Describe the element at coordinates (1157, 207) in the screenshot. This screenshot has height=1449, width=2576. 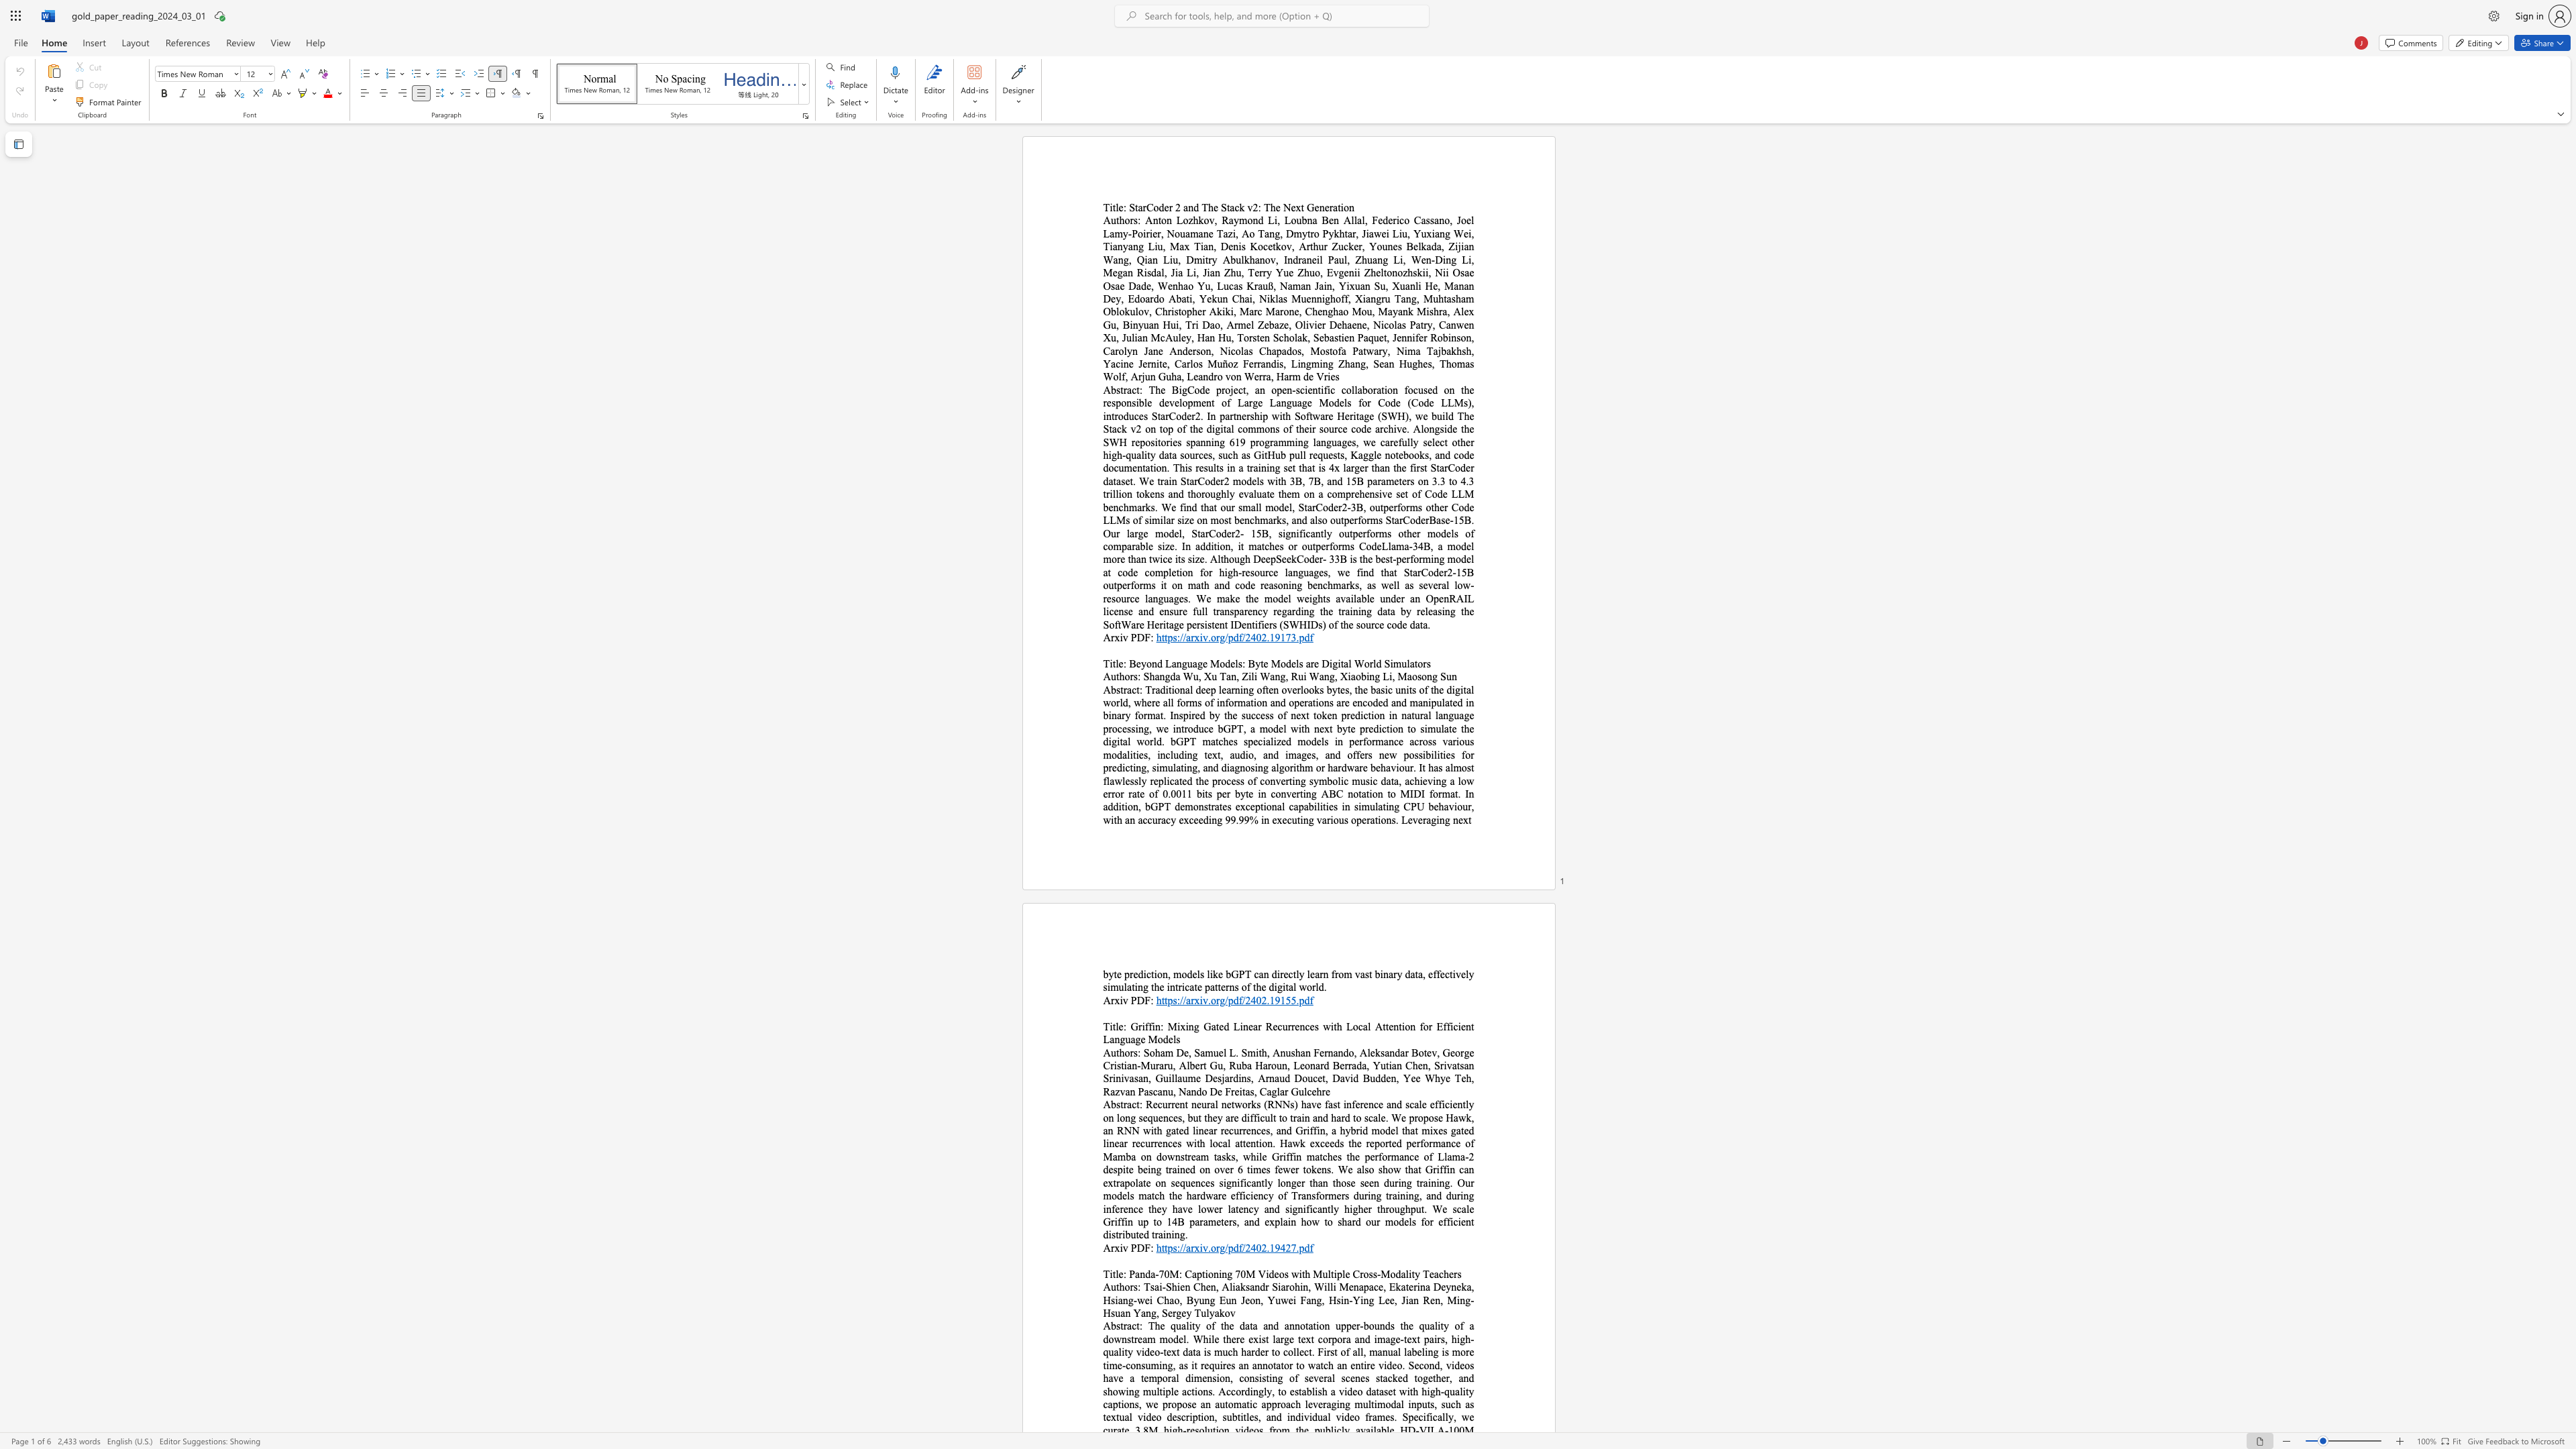
I see `the subset text "der 2 and The St" within the text "StarCoder 2 and The Stack v2: The Next Generation"` at that location.